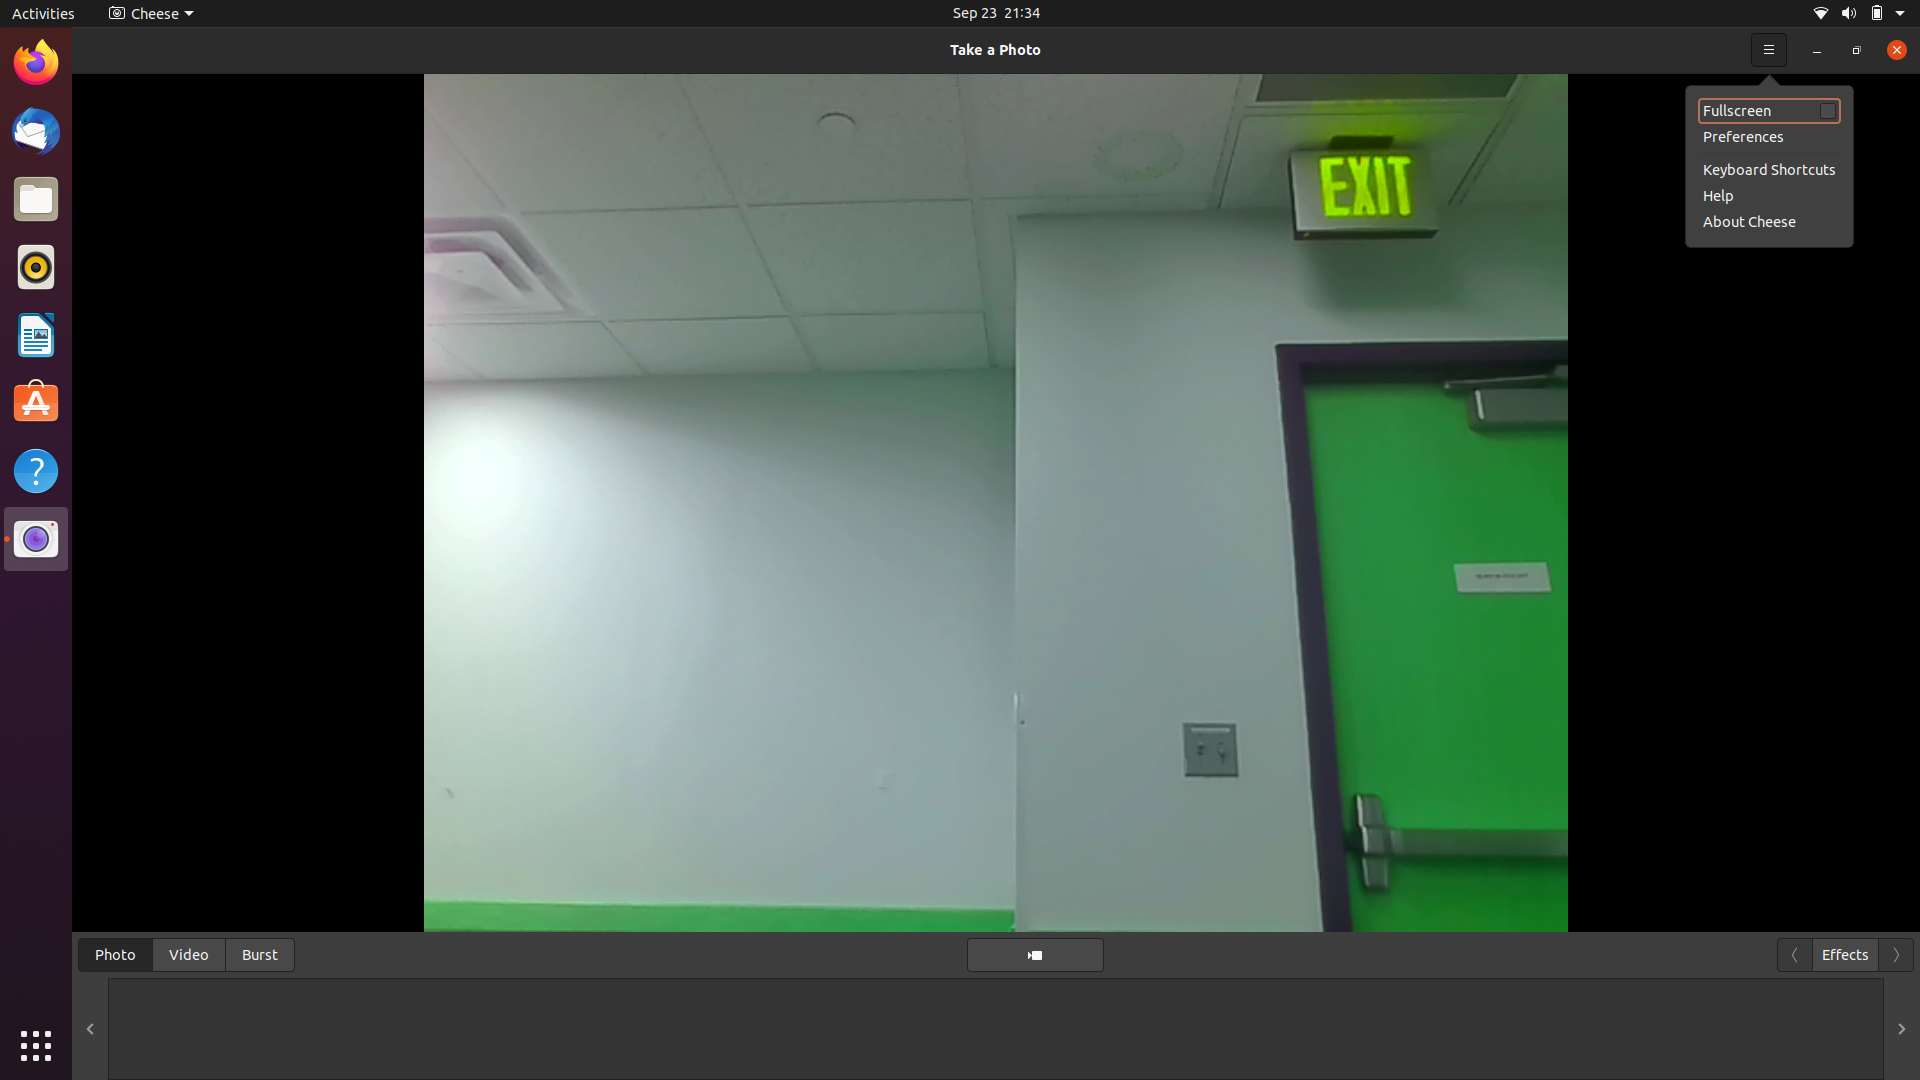 The width and height of the screenshot is (1920, 1080). Describe the element at coordinates (146, 12) in the screenshot. I see `Adjust settings of the camera` at that location.